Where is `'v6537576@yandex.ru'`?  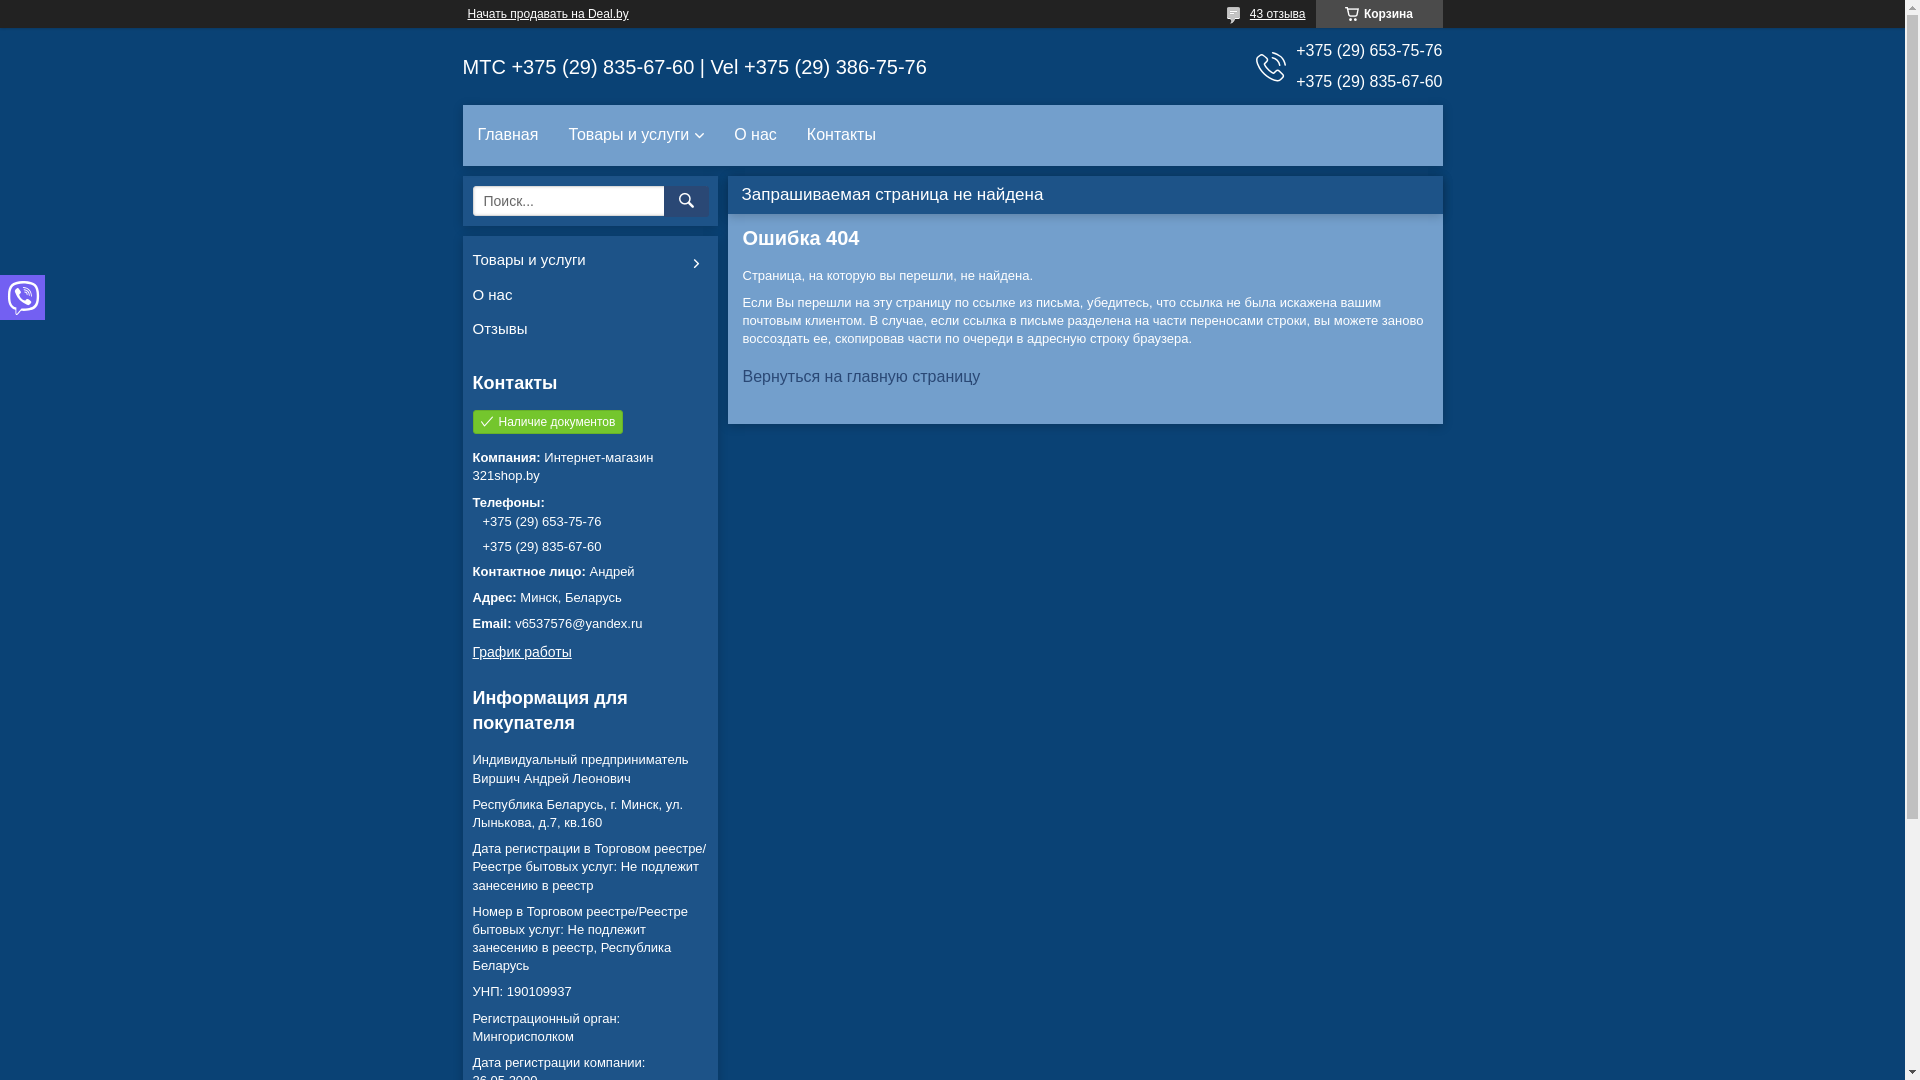 'v6537576@yandex.ru' is located at coordinates (588, 623).